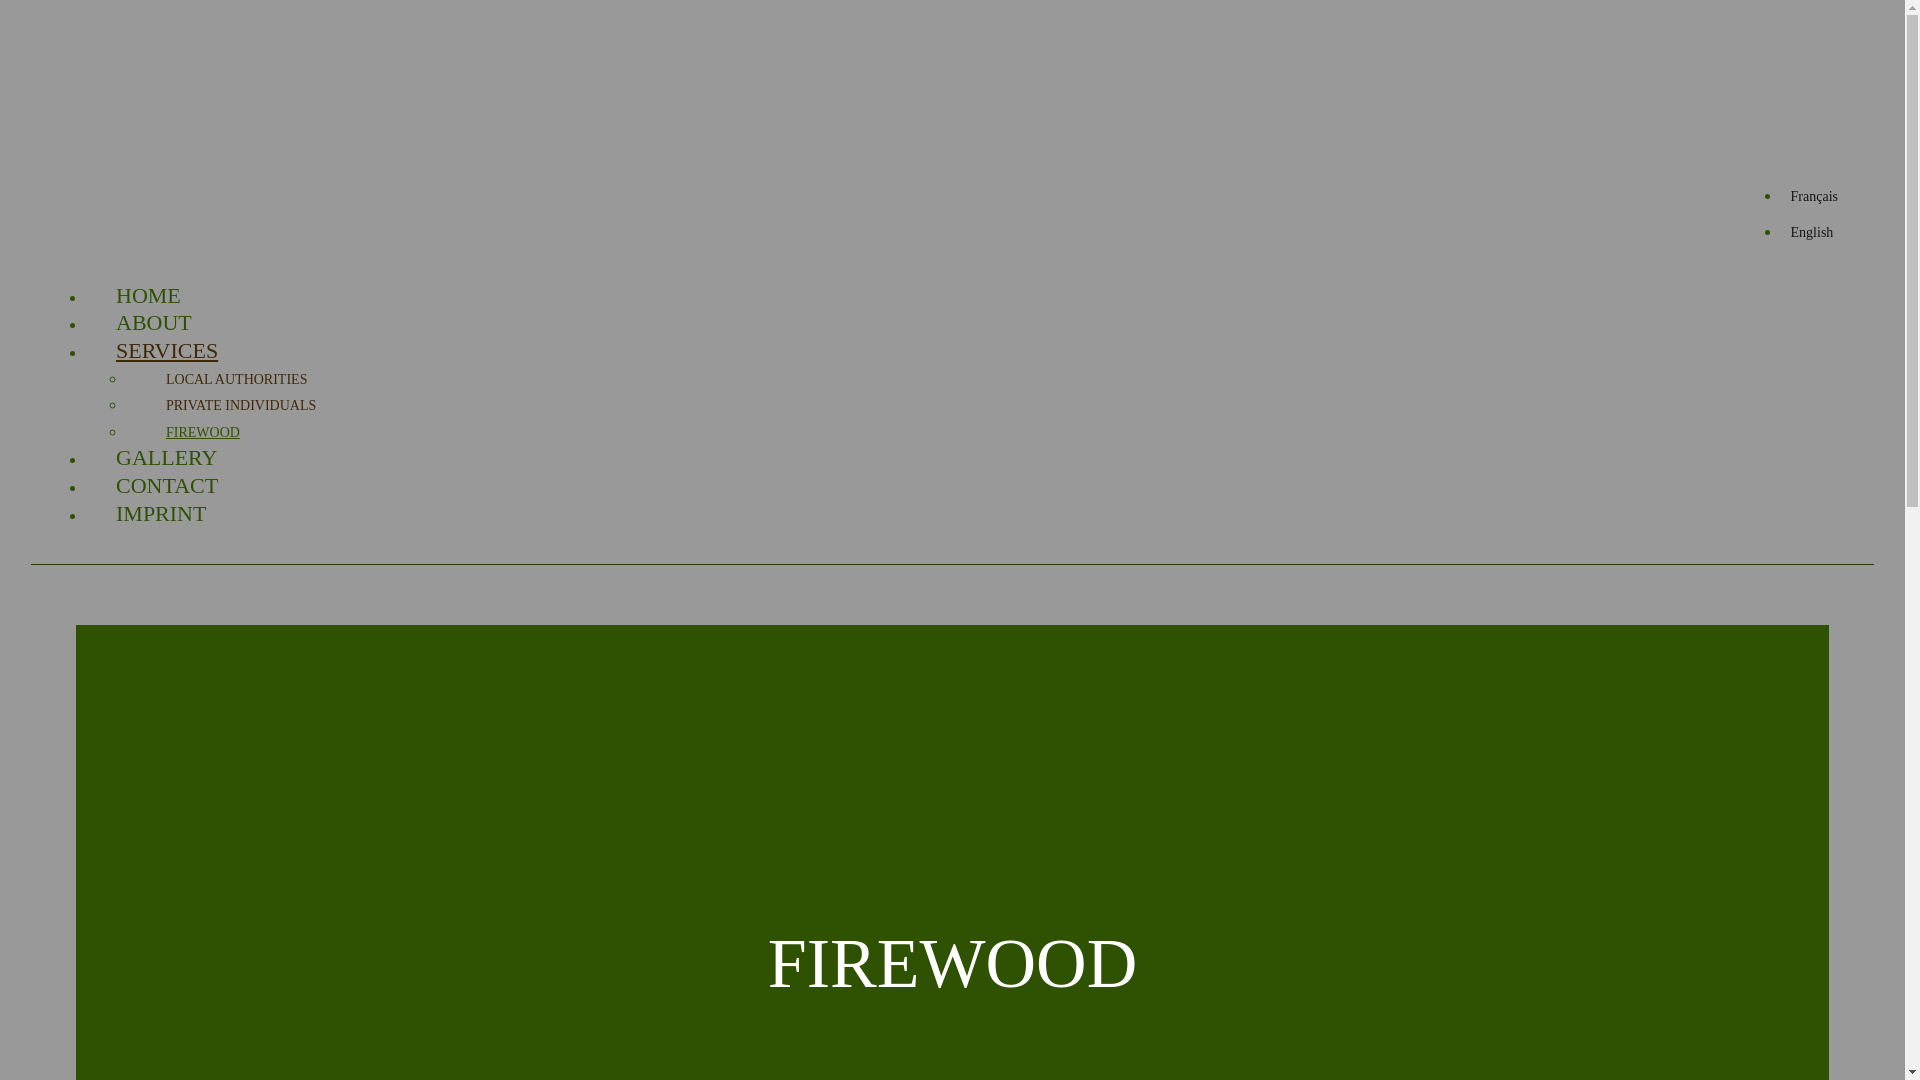 This screenshot has width=1920, height=1080. I want to click on 'GALLERY', so click(166, 458).